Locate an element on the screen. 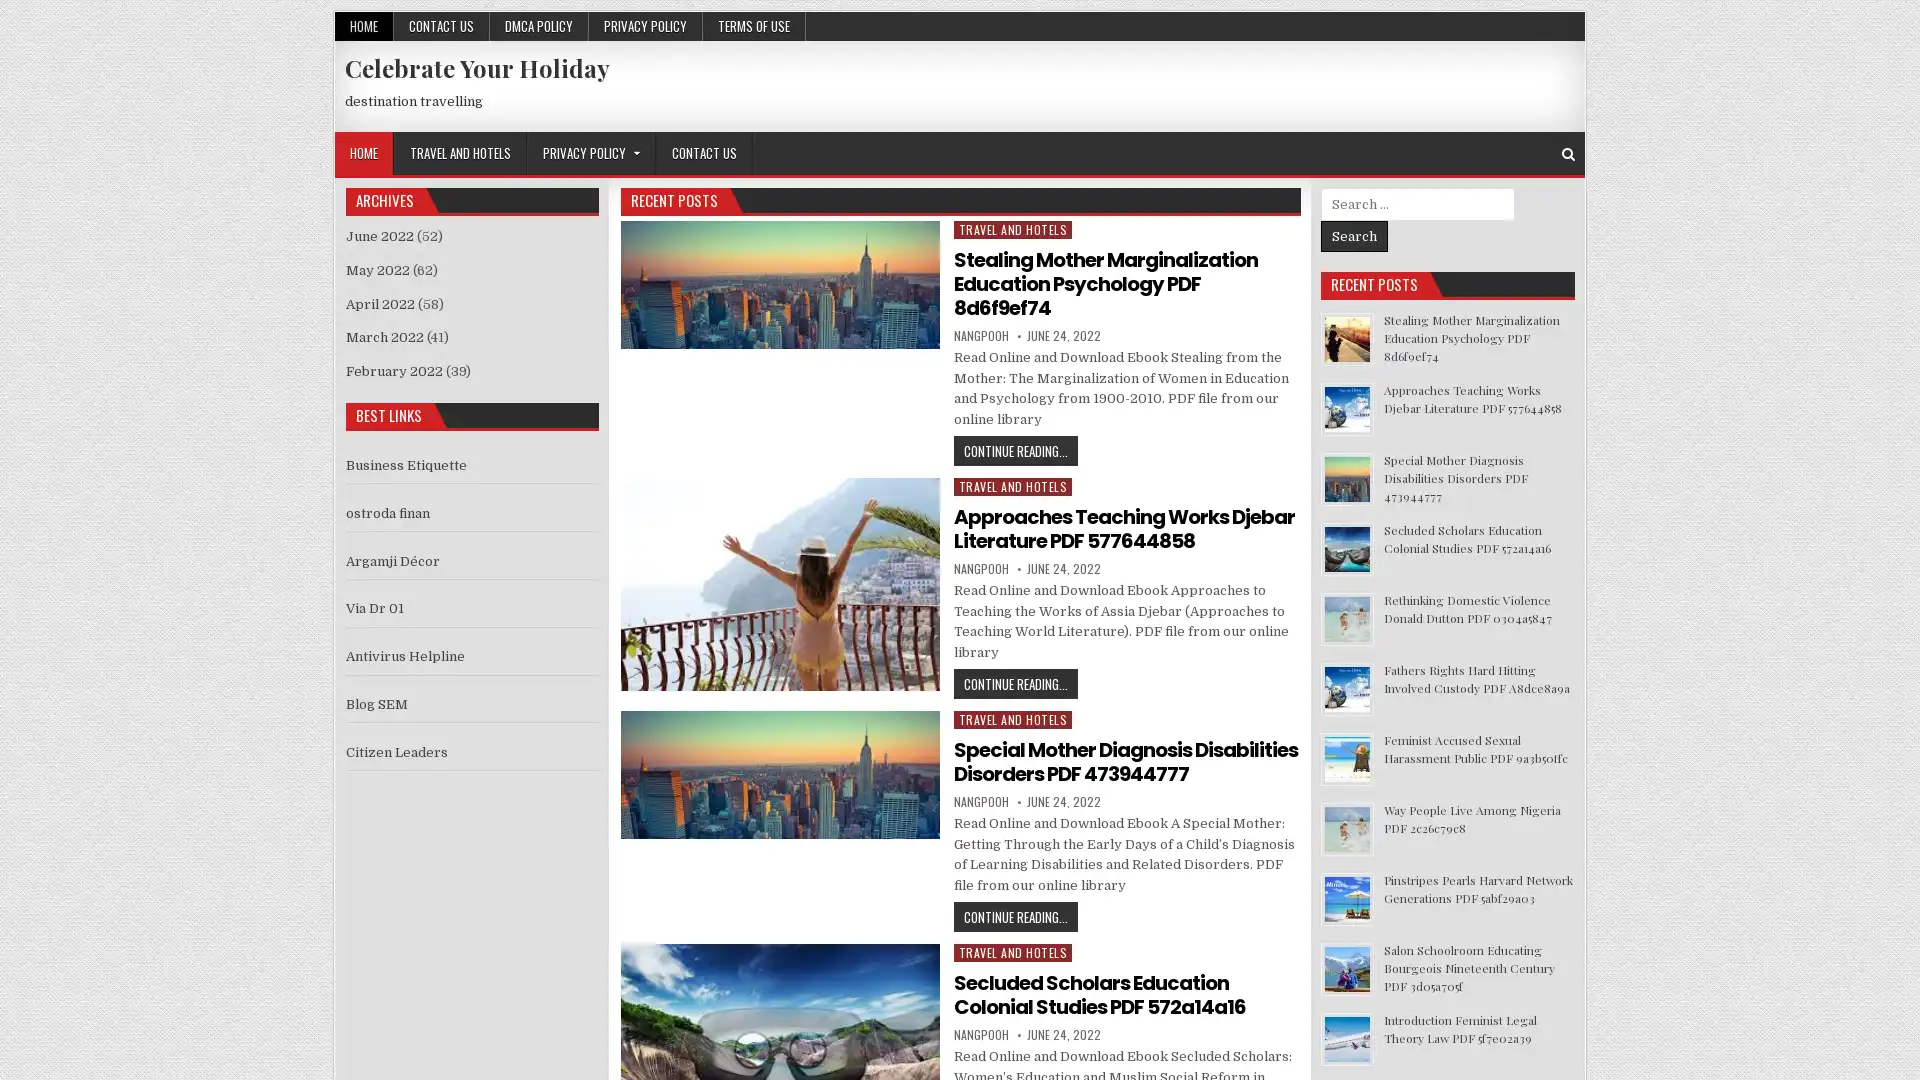 The height and width of the screenshot is (1080, 1920). Search is located at coordinates (1354, 235).